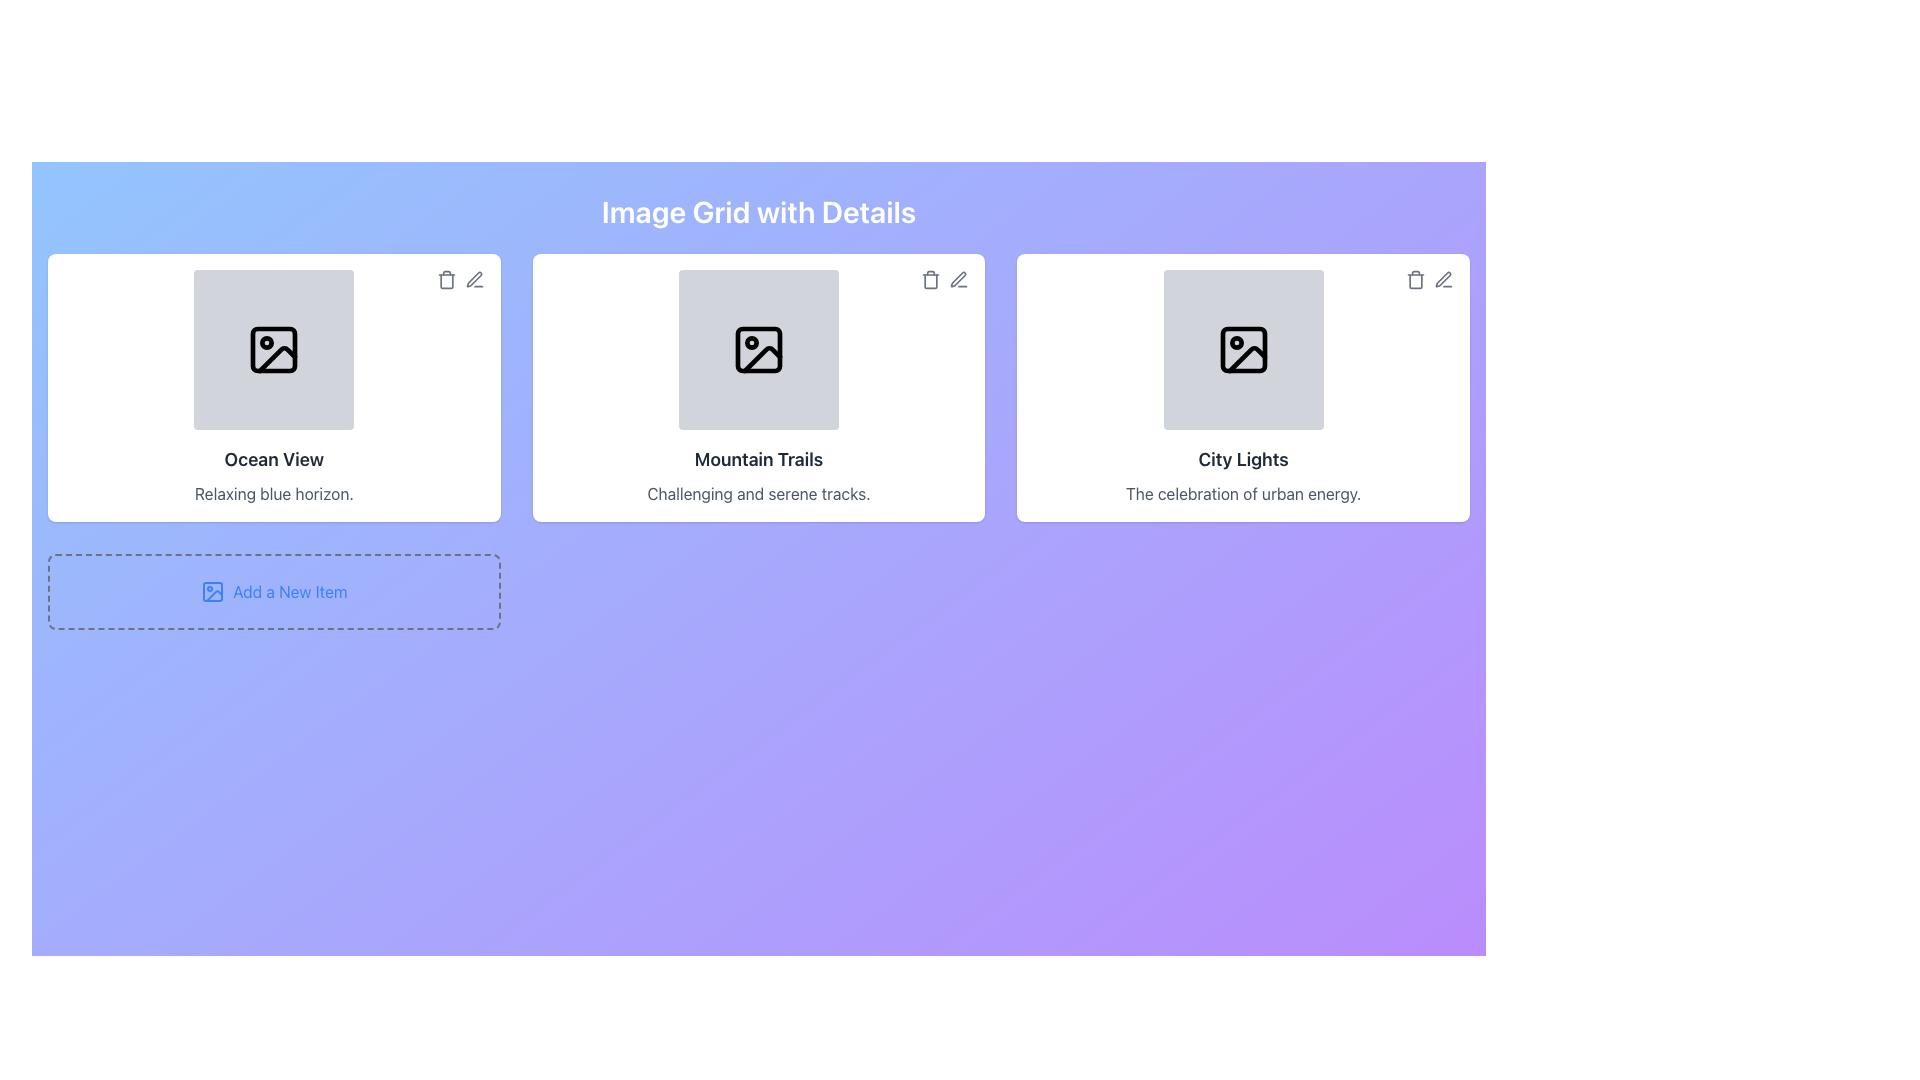 Image resolution: width=1920 pixels, height=1080 pixels. I want to click on the pen-like icon button located in the top-right corner of the 'Mountain Trails' card to change its color from gray to blue, so click(958, 280).